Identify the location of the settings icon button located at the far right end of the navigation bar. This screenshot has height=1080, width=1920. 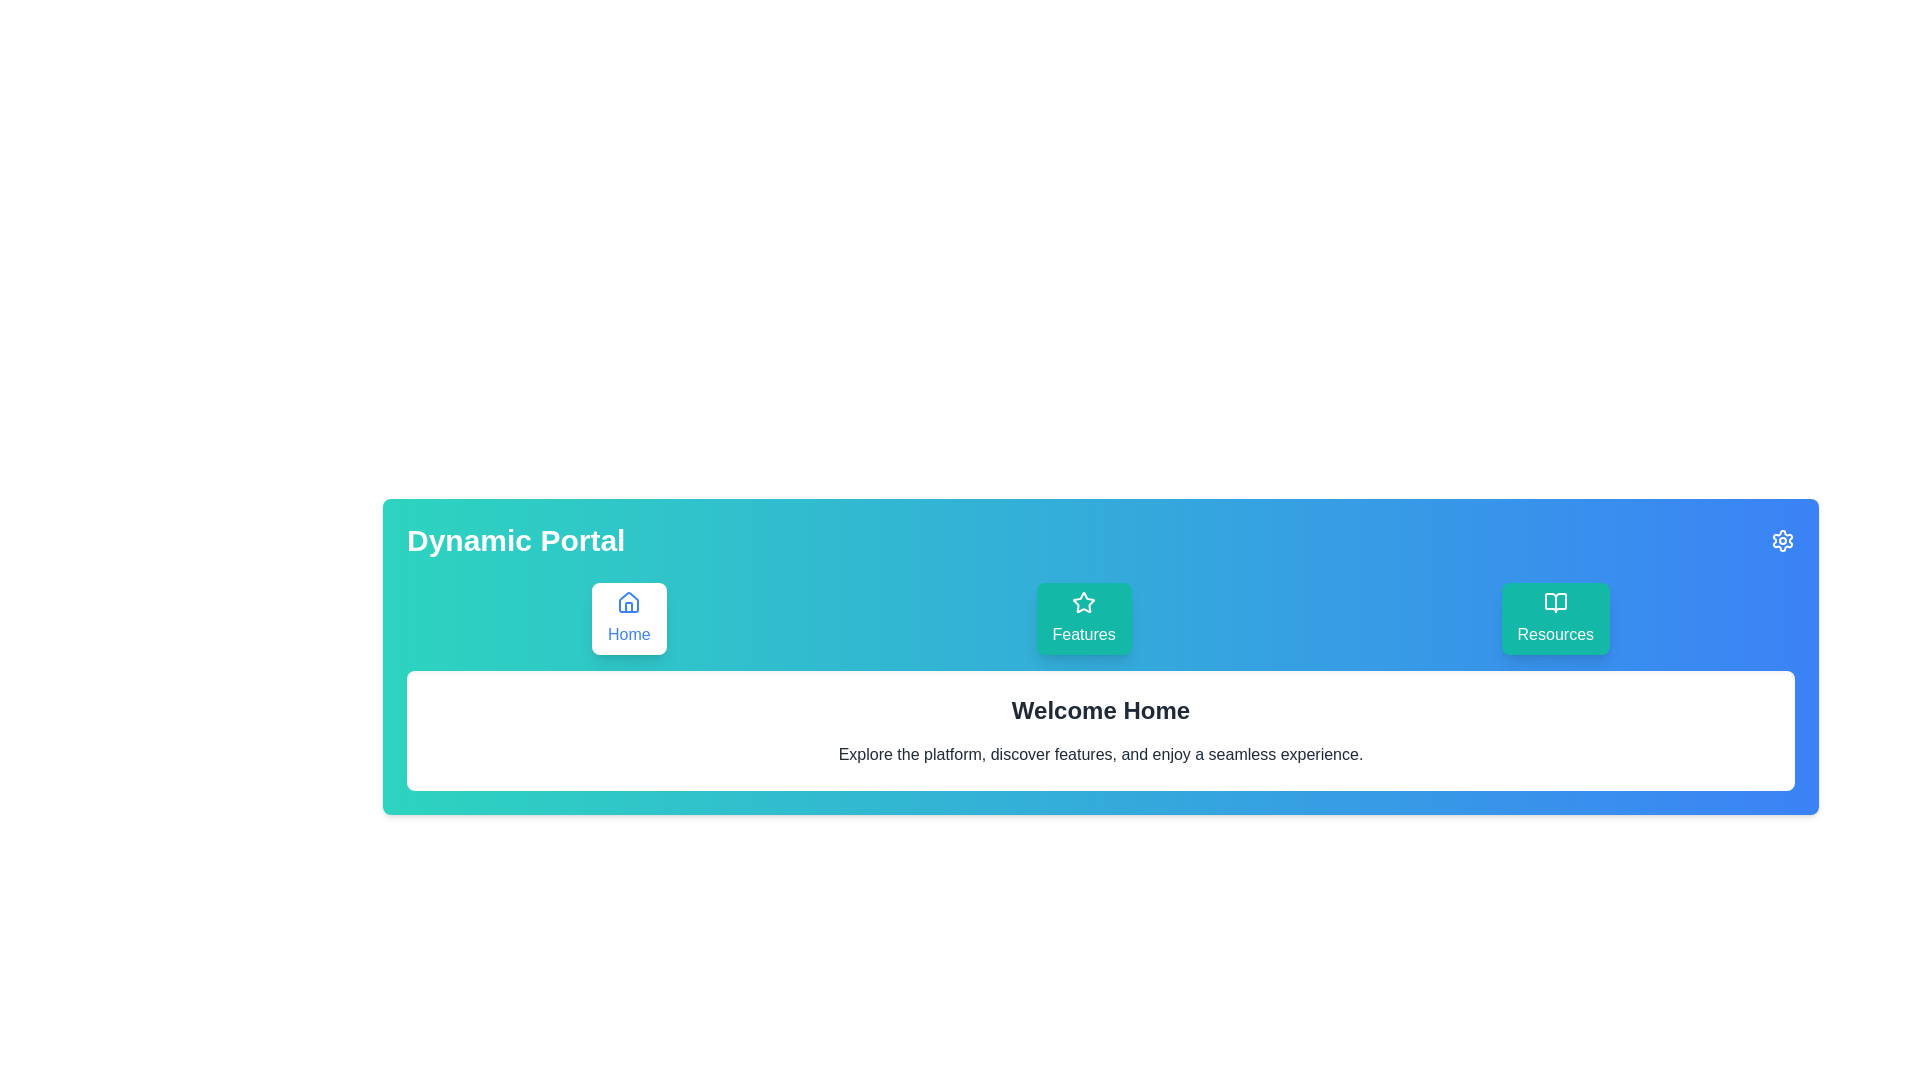
(1782, 540).